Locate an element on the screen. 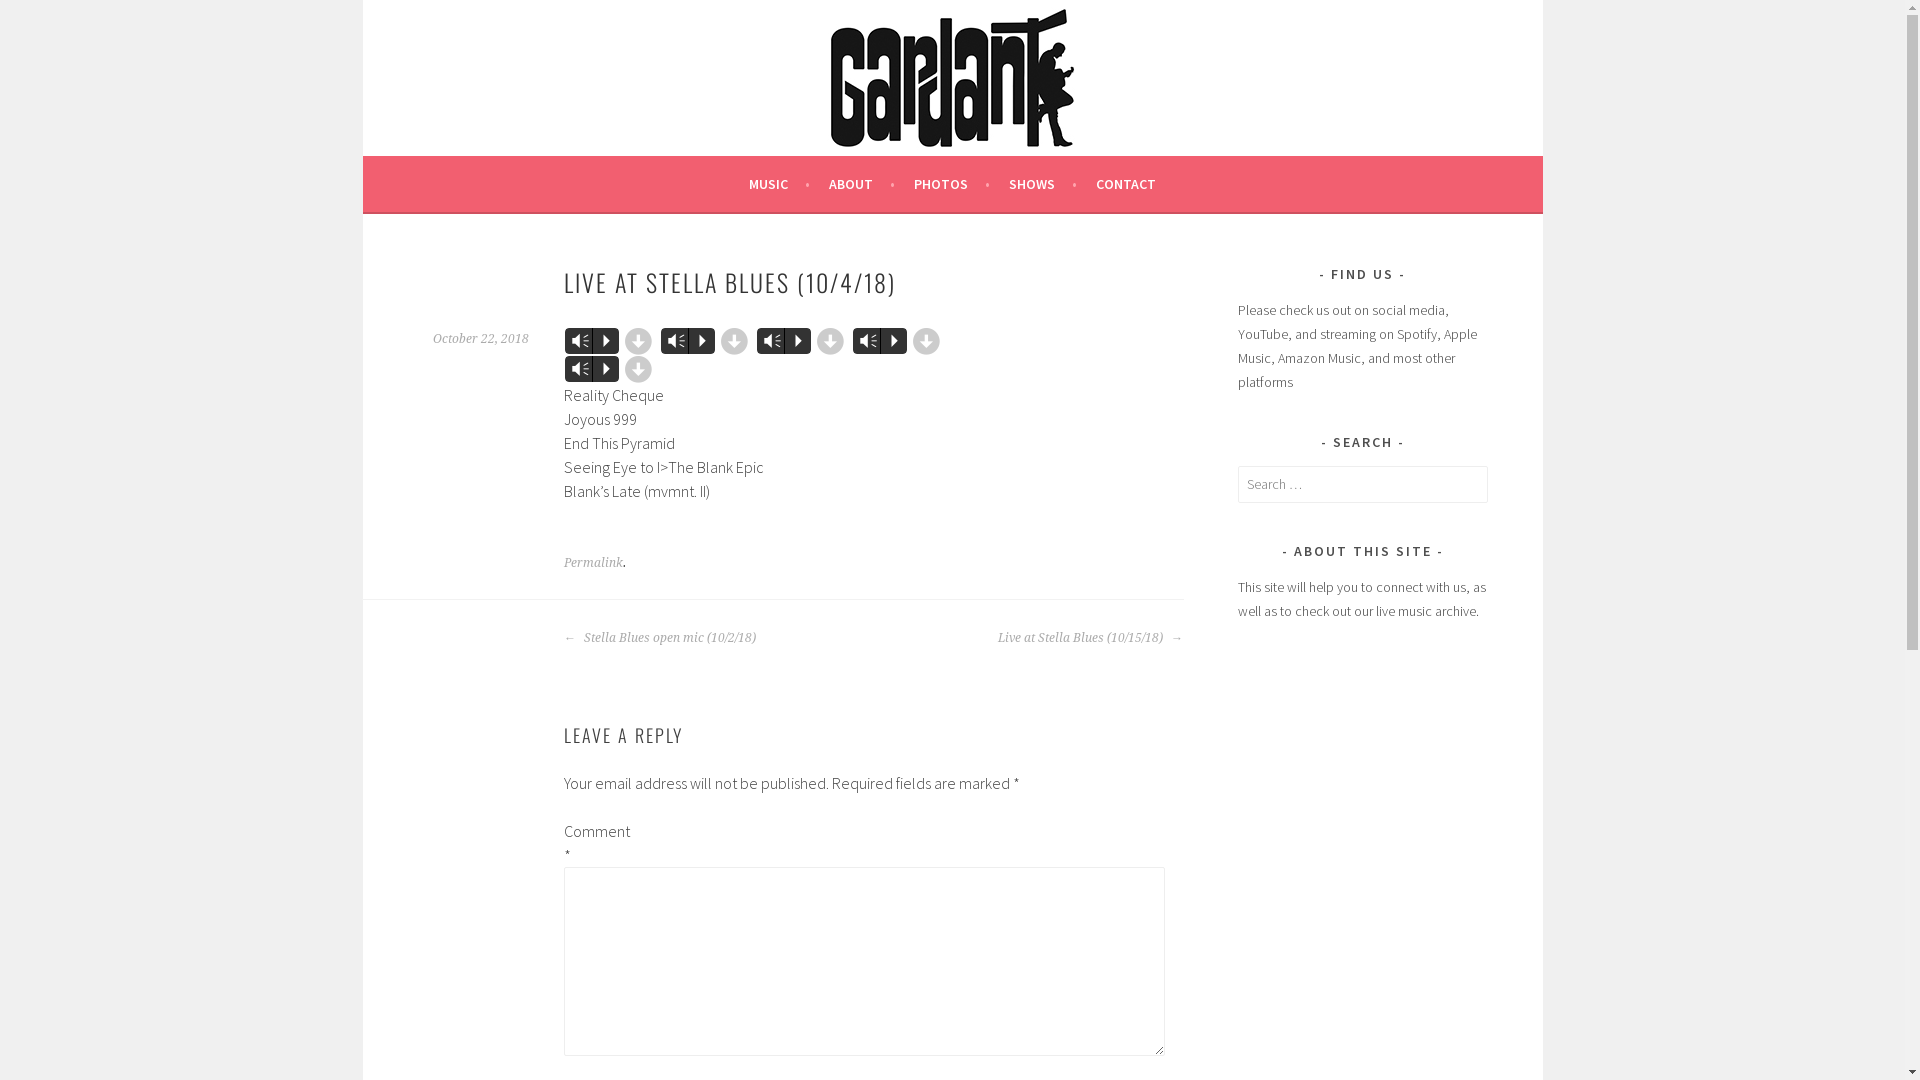 The height and width of the screenshot is (1080, 1920). 'PHOTOS' is located at coordinates (950, 184).